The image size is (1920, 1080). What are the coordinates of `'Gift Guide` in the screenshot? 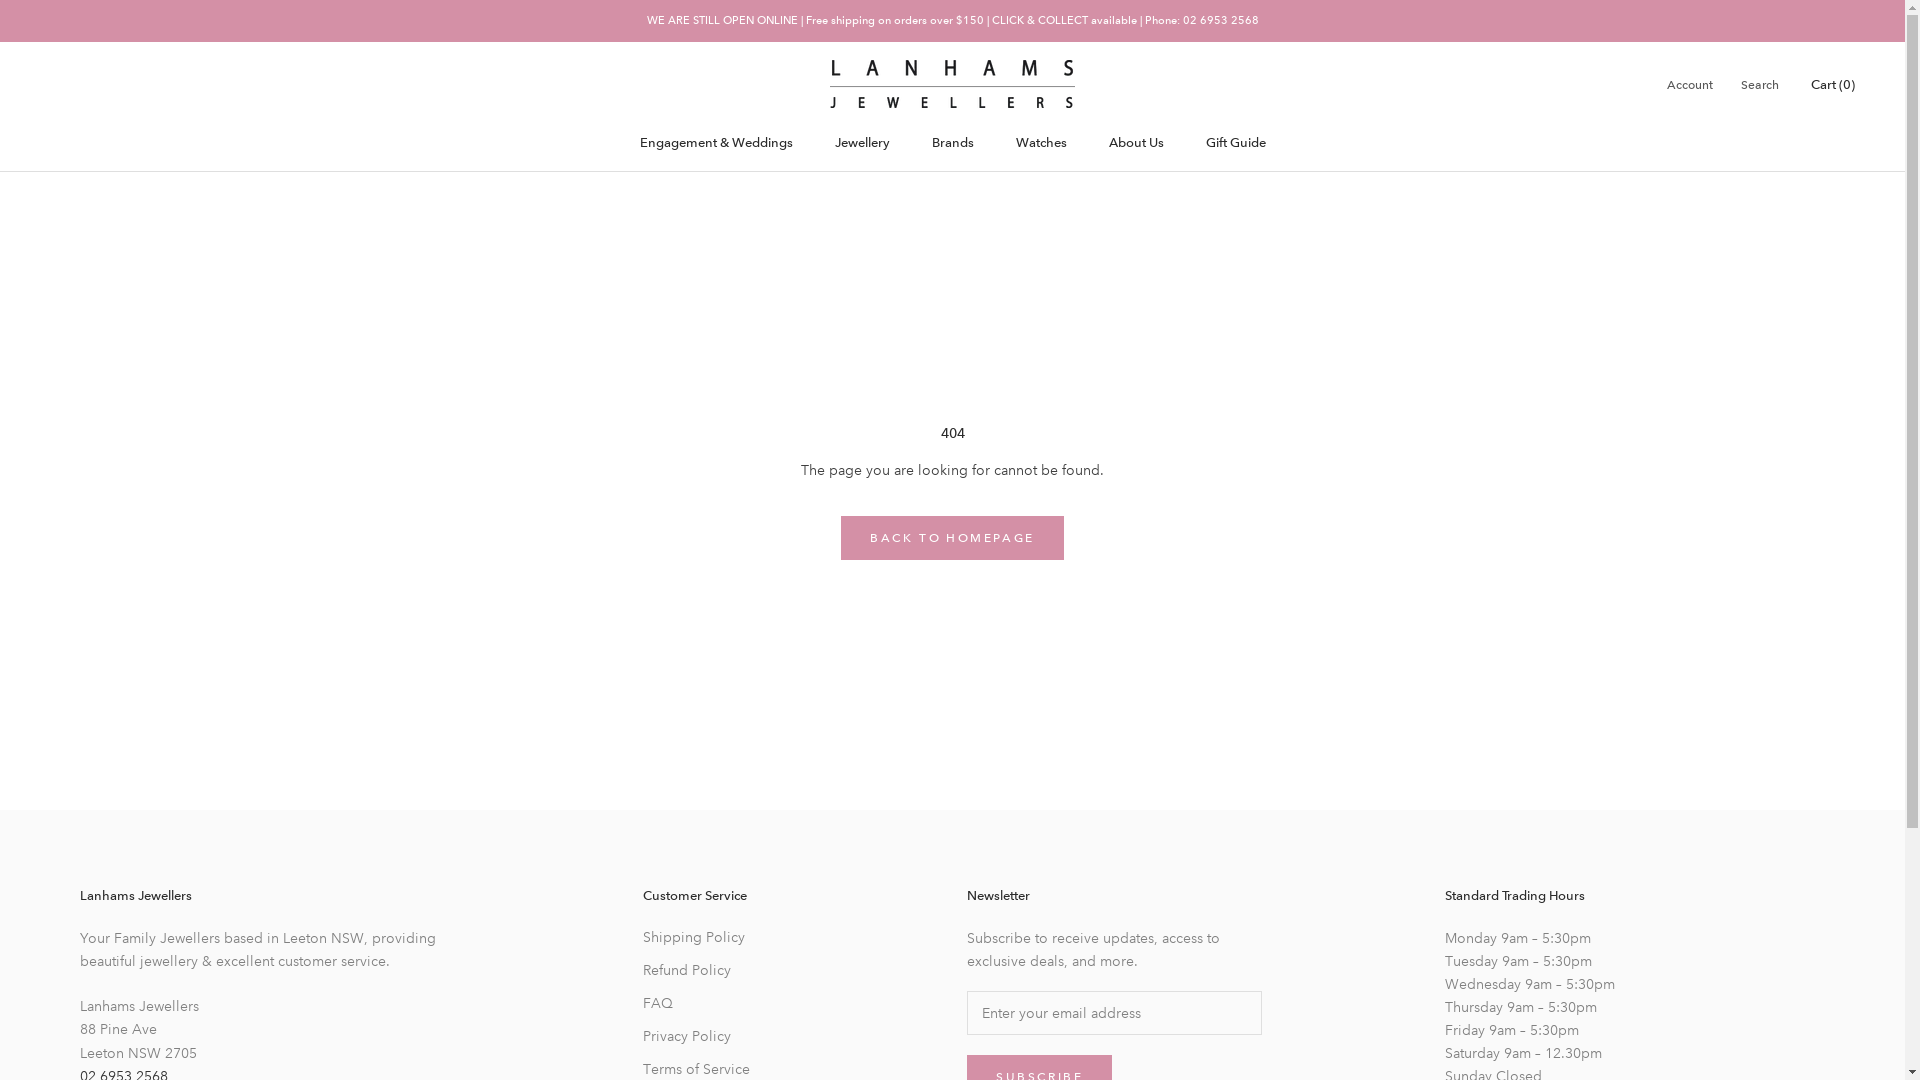 It's located at (1235, 141).